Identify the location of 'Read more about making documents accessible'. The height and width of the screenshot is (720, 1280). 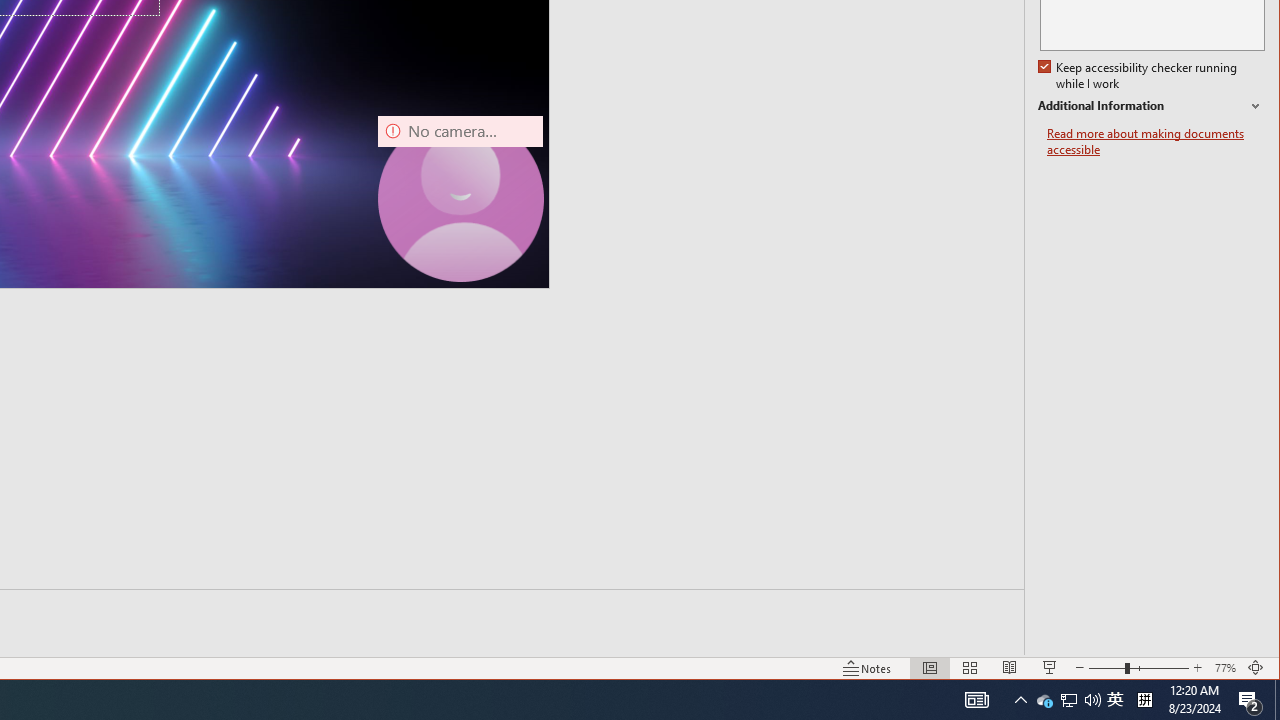
(1155, 141).